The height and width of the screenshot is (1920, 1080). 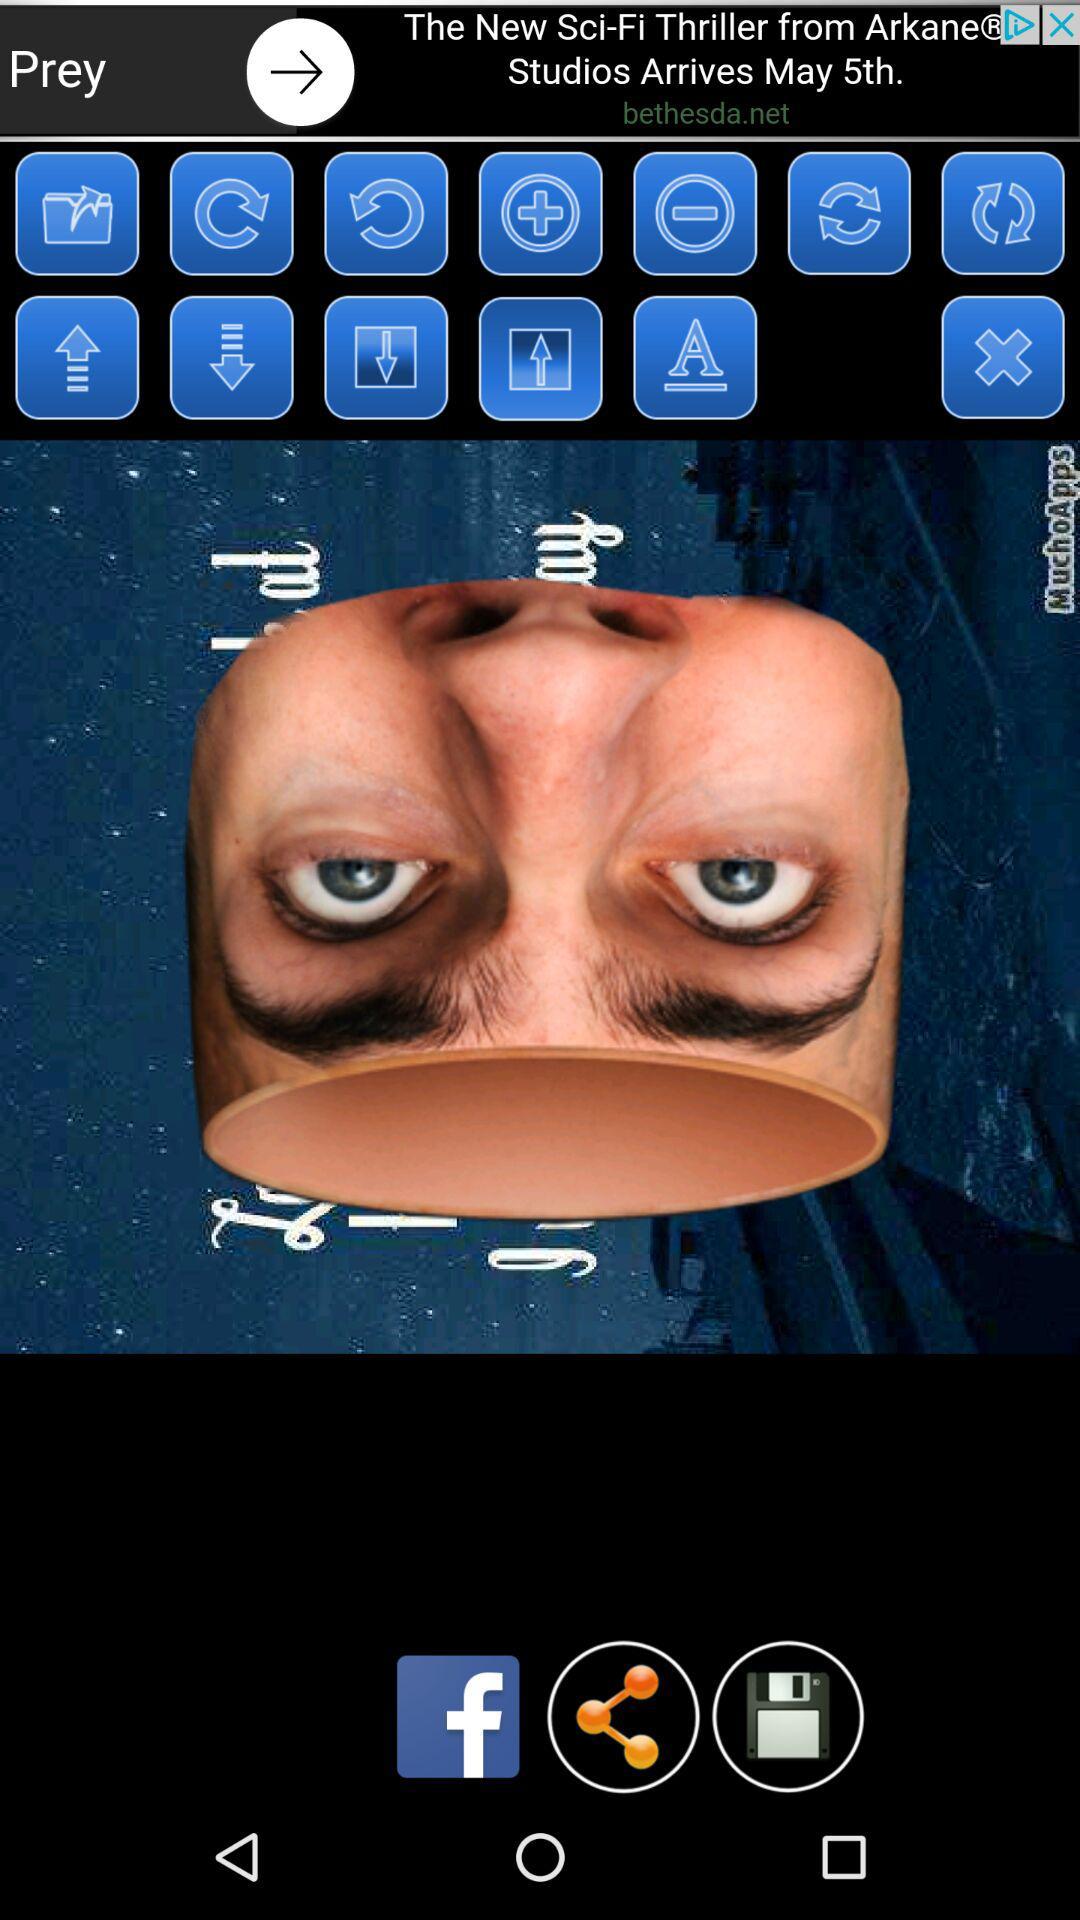 I want to click on setting option, so click(x=786, y=1715).